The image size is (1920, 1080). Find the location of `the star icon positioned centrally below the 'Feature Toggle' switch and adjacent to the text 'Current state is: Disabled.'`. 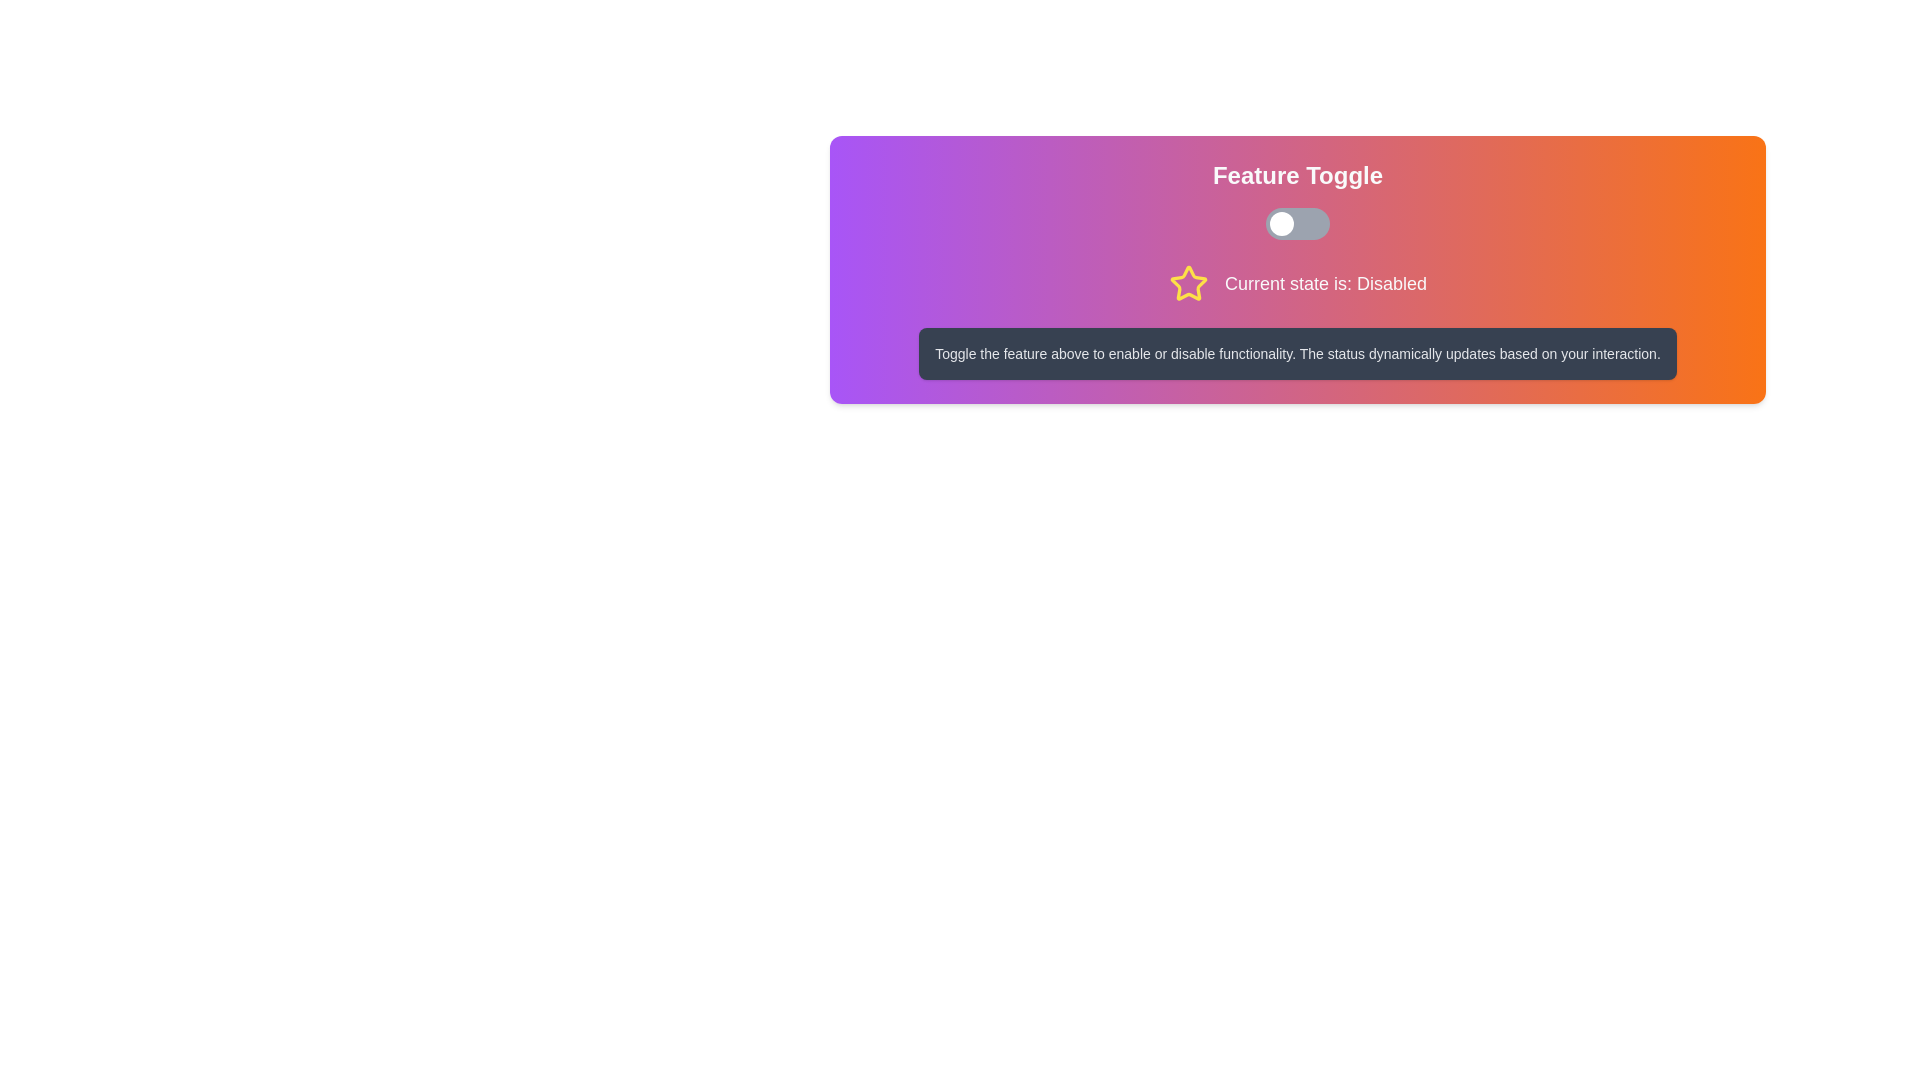

the star icon positioned centrally below the 'Feature Toggle' switch and adjacent to the text 'Current state is: Disabled.' is located at coordinates (1188, 283).